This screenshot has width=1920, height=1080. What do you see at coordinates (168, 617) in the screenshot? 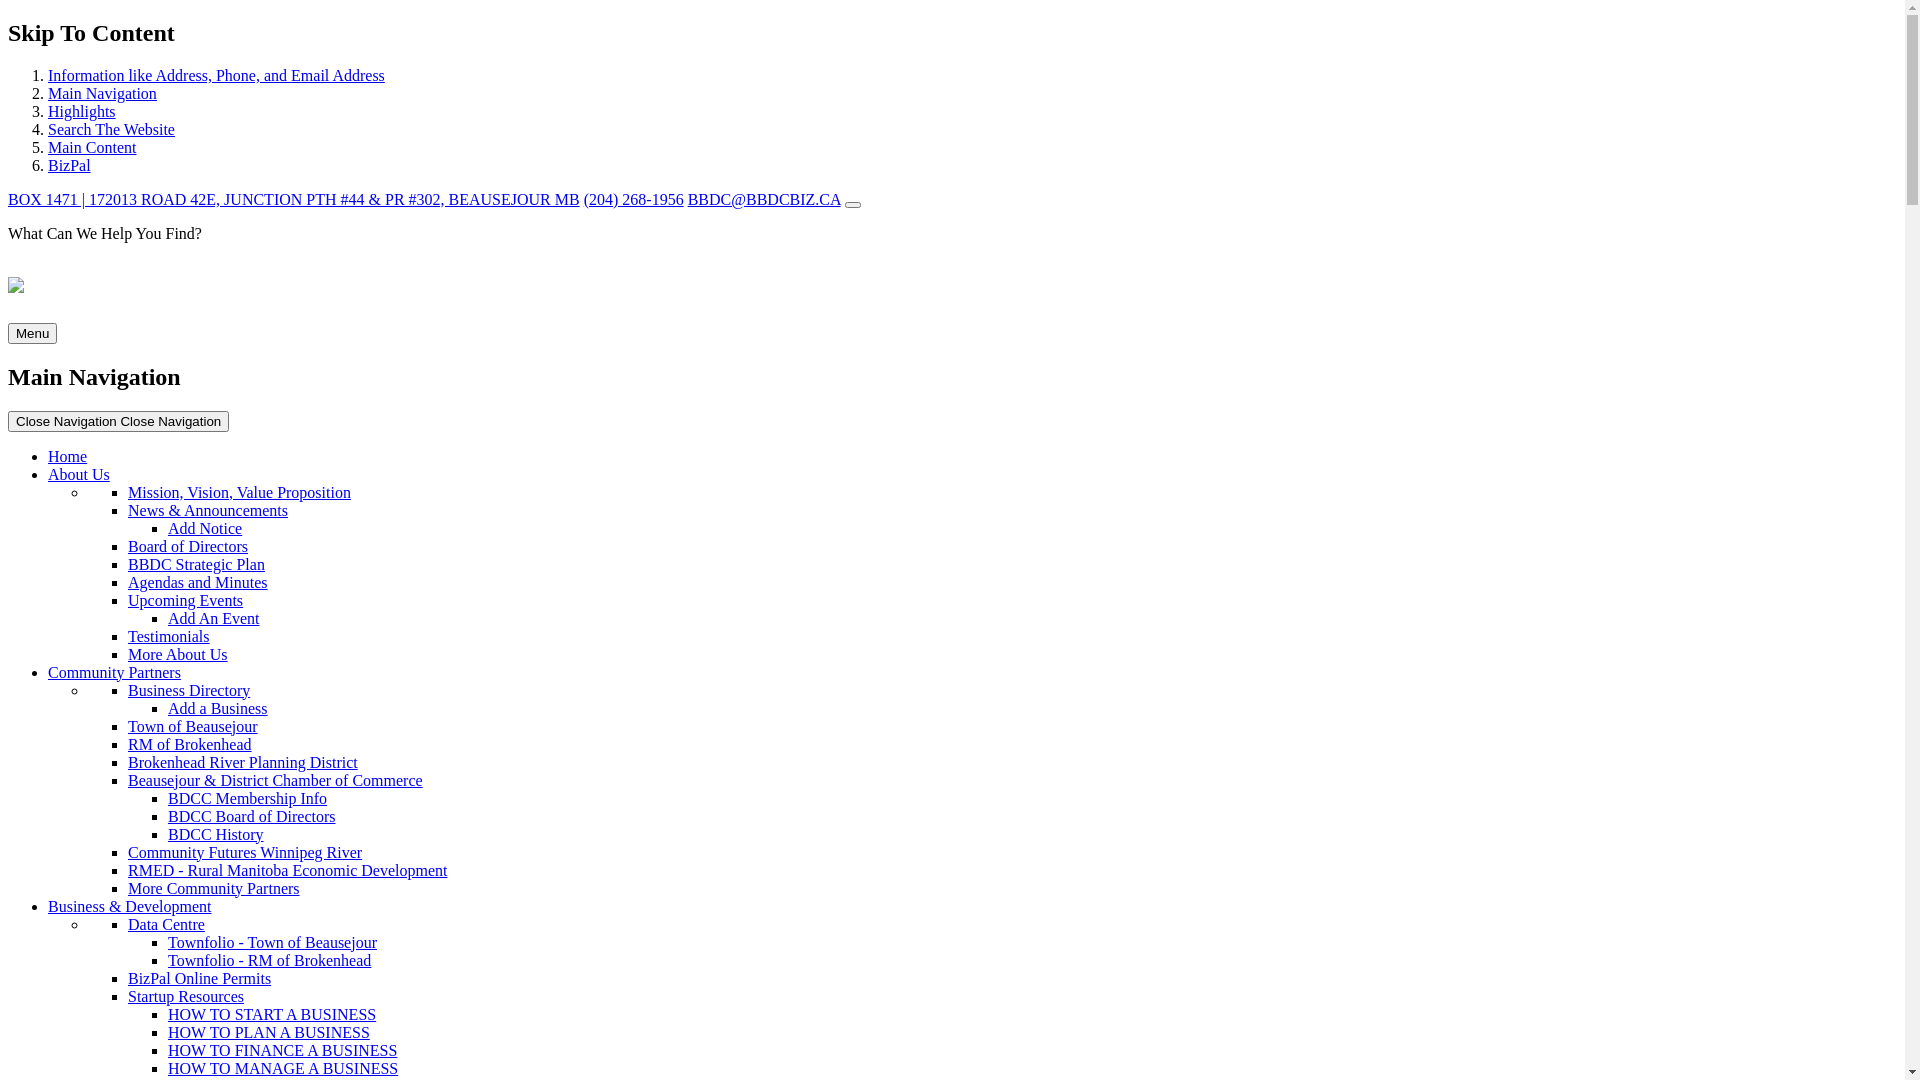
I see `'Add An Event'` at bounding box center [168, 617].